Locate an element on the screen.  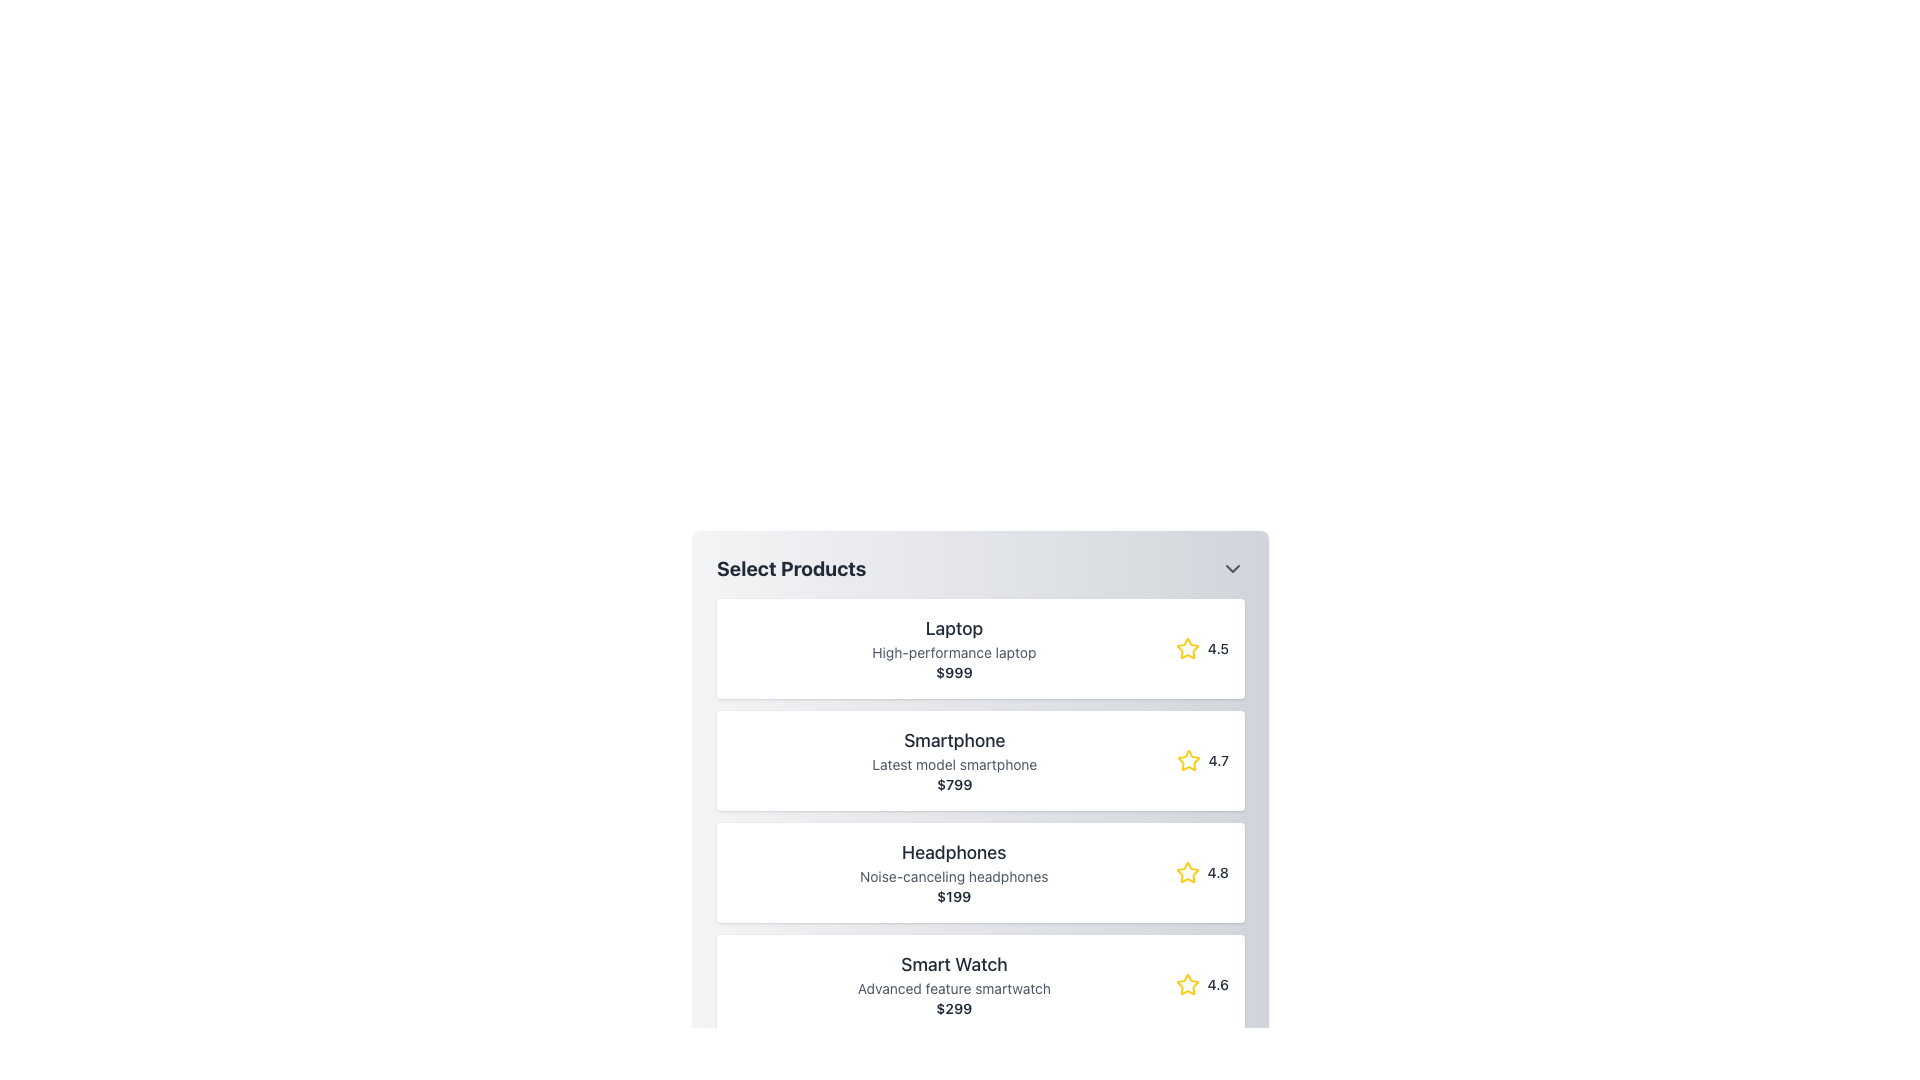
the Product Card, which is the first item in the list of product cards located below the header title 'Select Products' is located at coordinates (980, 648).